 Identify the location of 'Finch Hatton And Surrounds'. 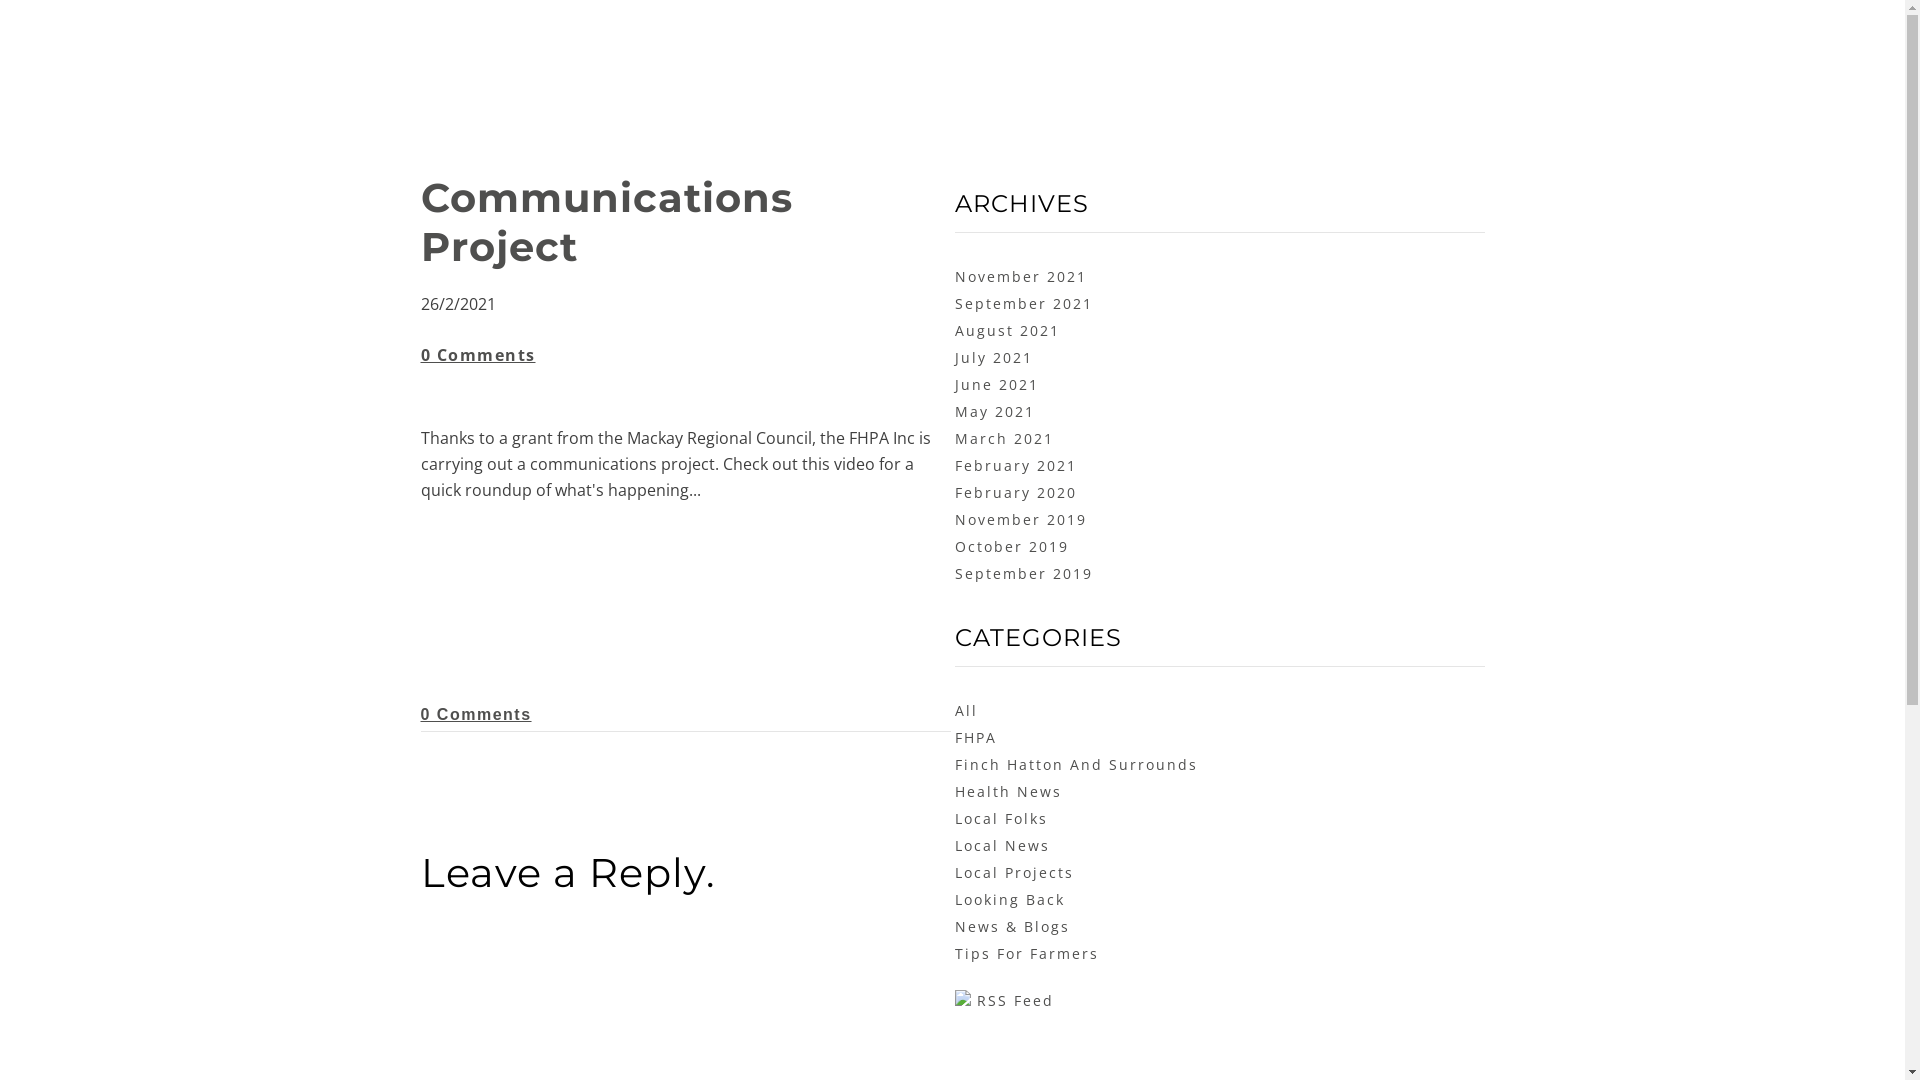
(1074, 764).